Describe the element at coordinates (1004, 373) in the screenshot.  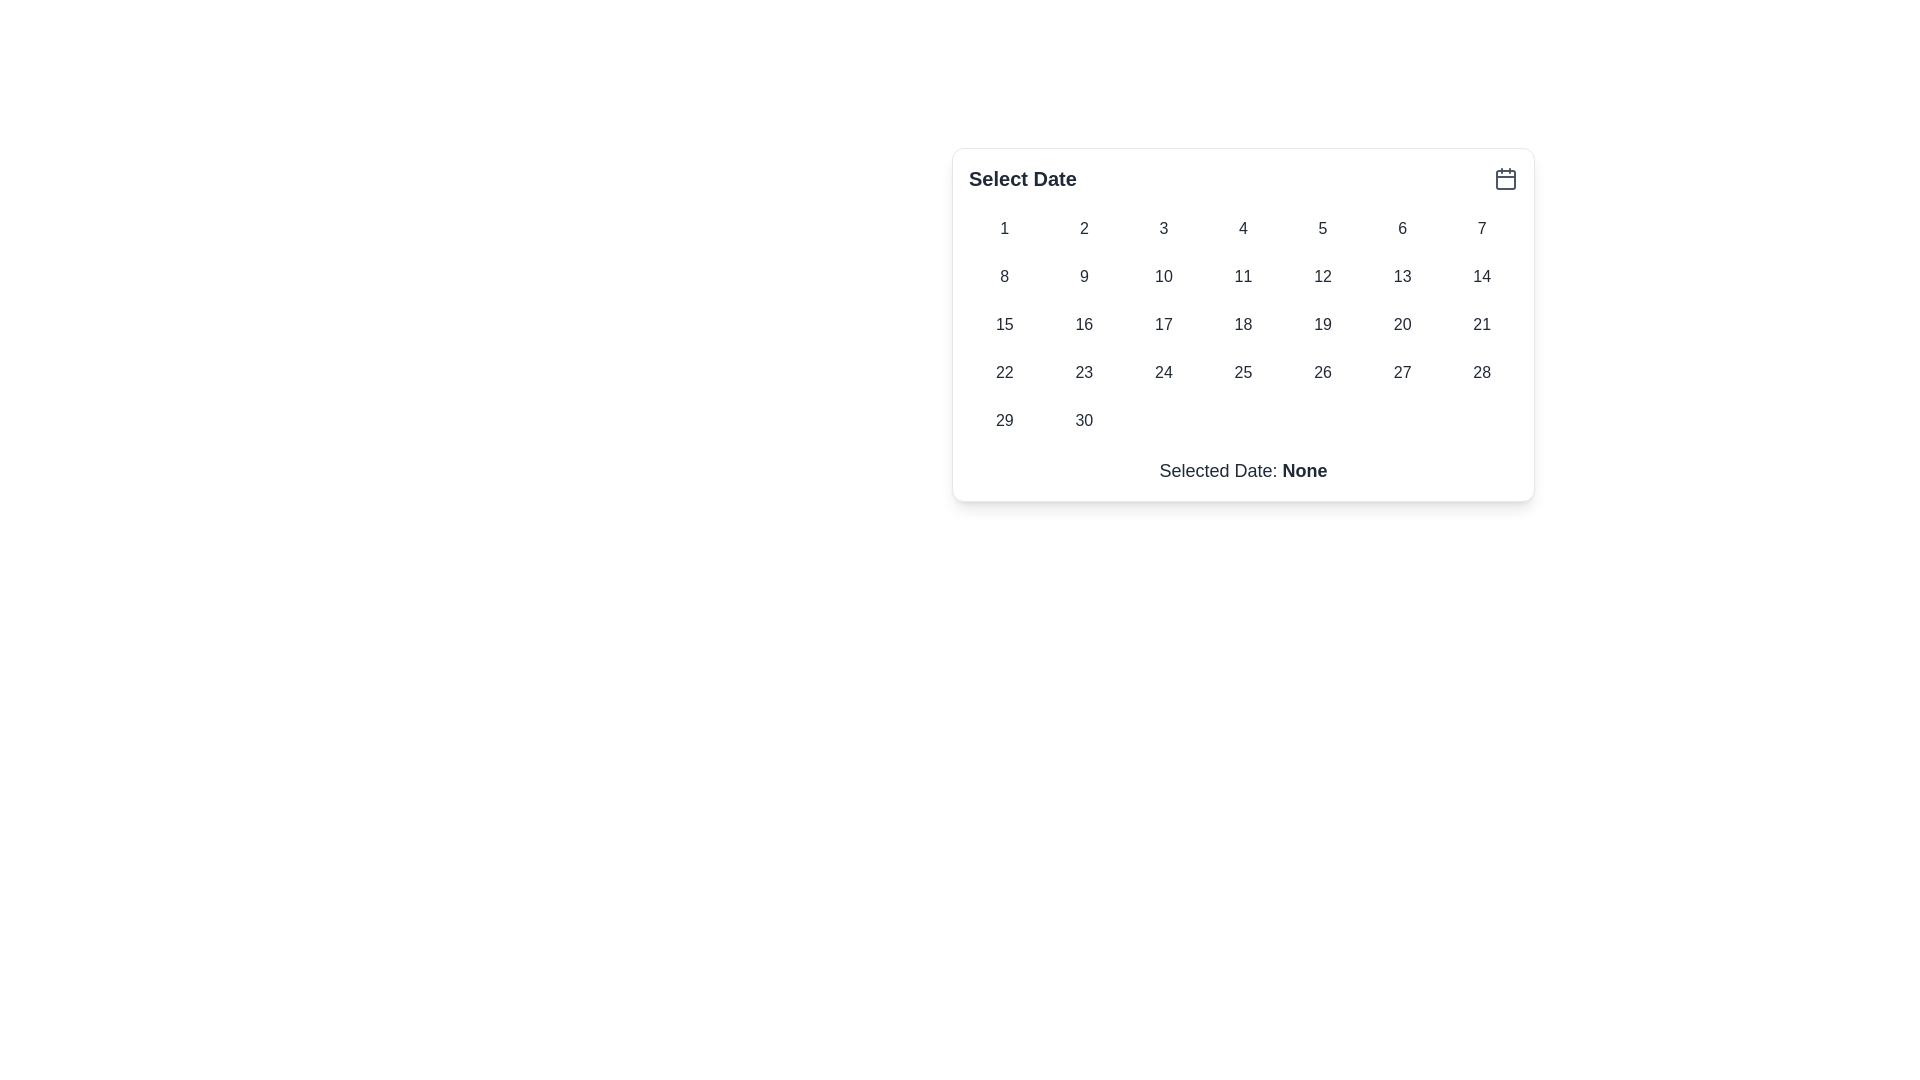
I see `the button that allows users to select the date '22' from the calendar interface, located in the left-most column of the fourth row in a grid of 30 elements` at that location.